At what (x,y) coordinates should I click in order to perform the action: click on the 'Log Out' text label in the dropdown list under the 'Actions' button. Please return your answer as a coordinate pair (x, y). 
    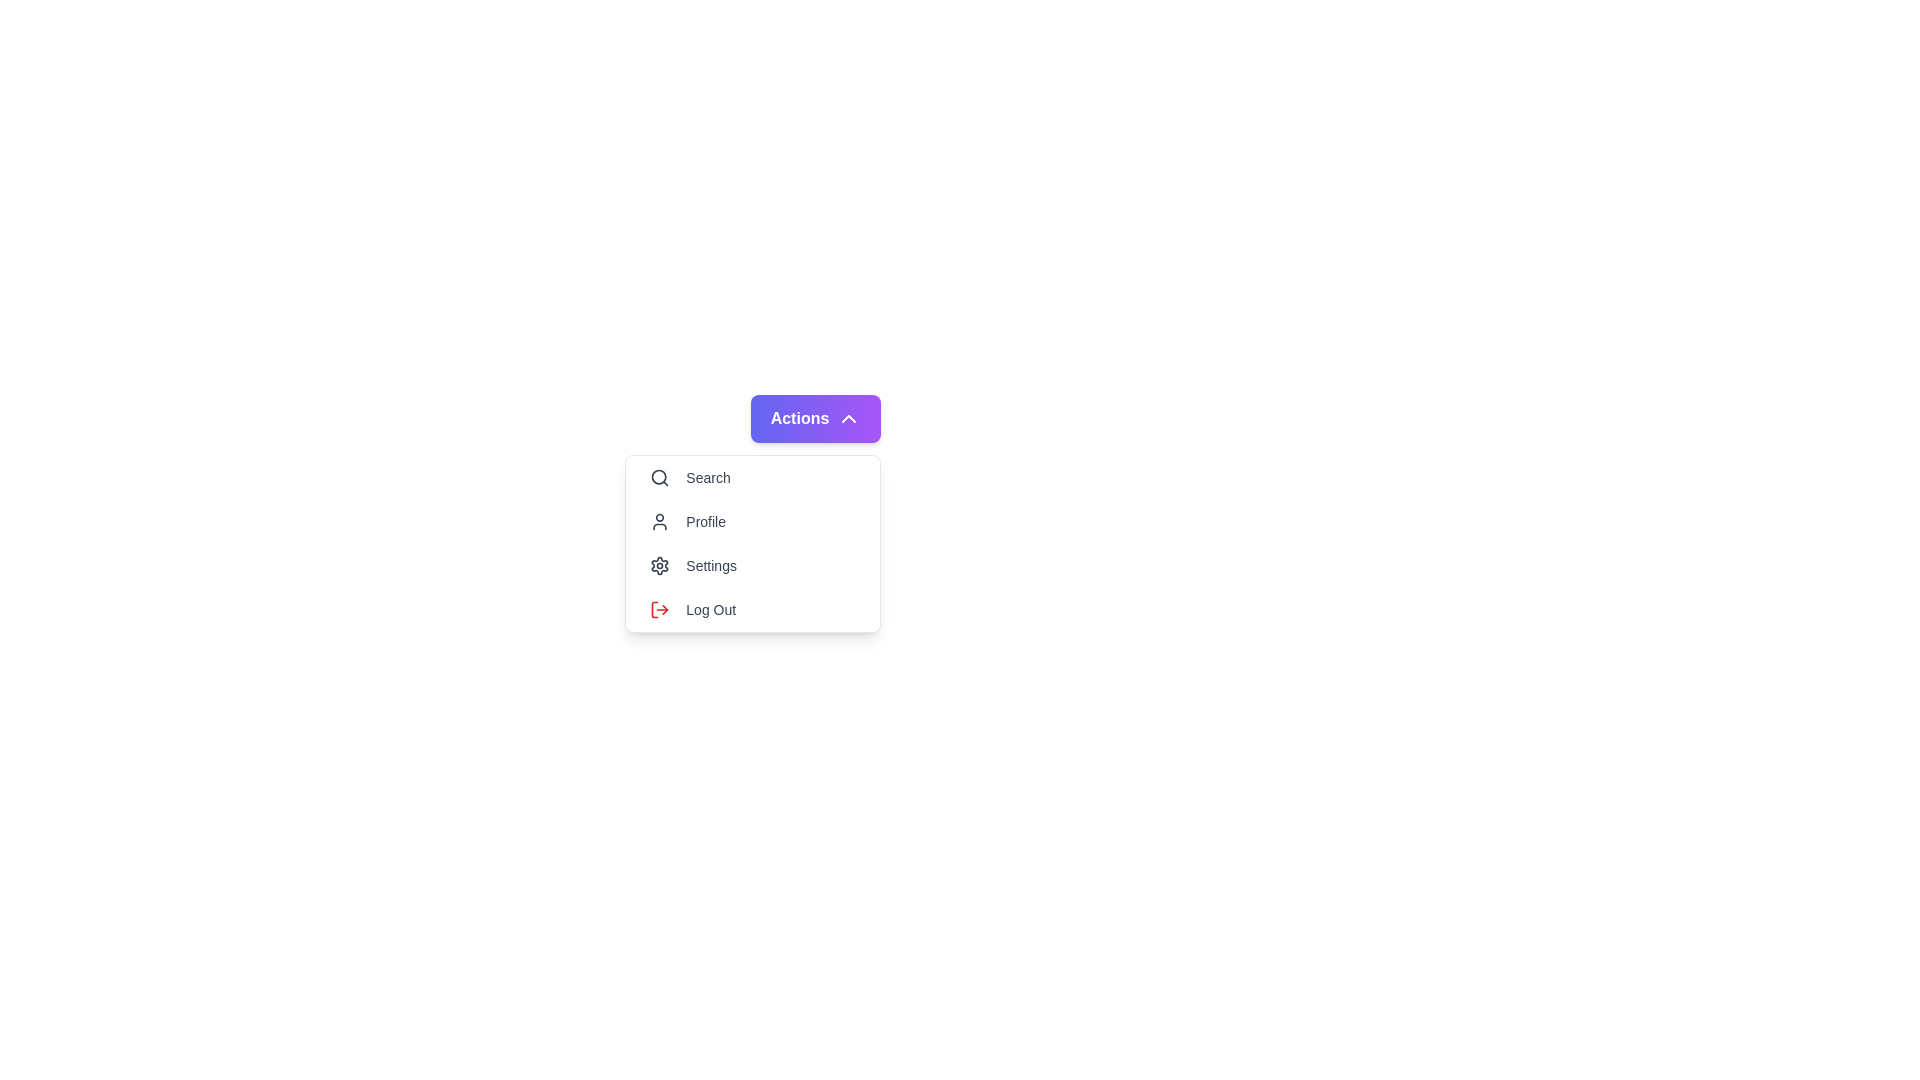
    Looking at the image, I should click on (711, 608).